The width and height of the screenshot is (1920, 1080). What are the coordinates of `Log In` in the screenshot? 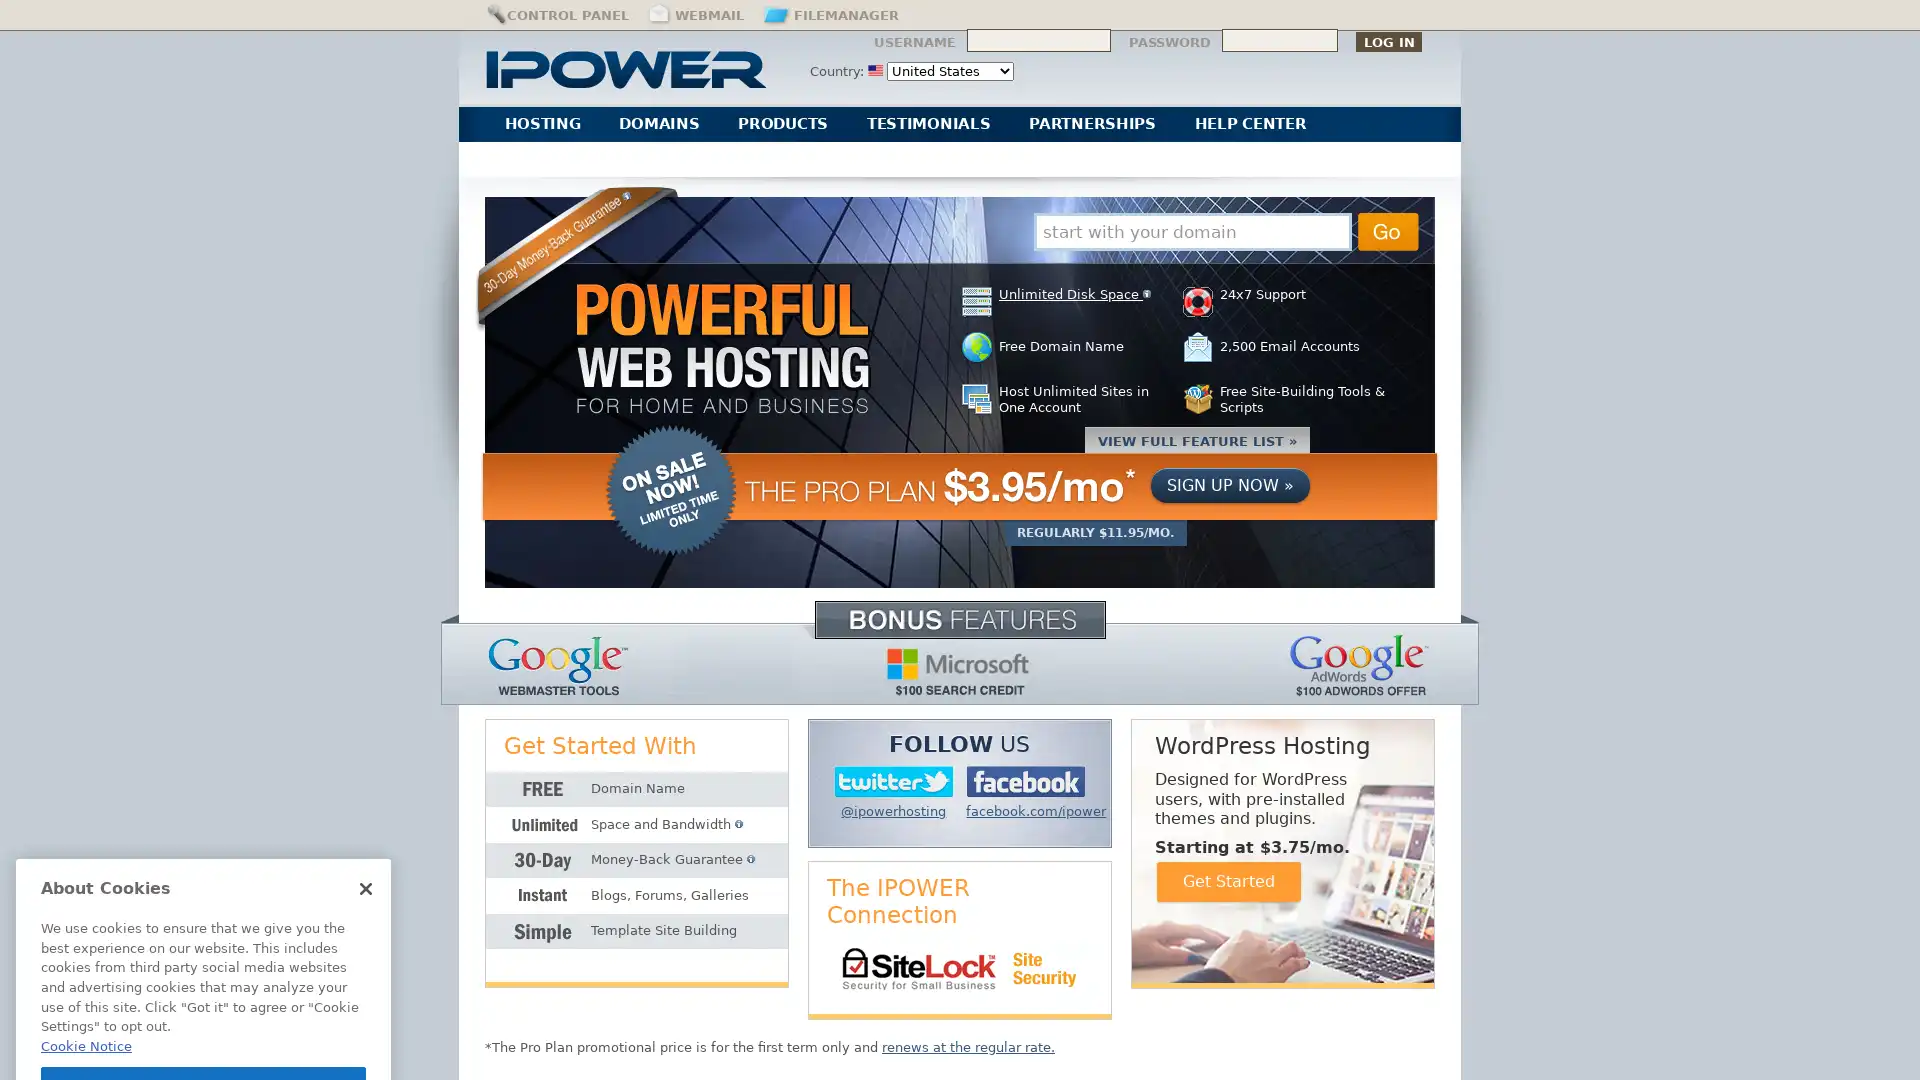 It's located at (1387, 41).